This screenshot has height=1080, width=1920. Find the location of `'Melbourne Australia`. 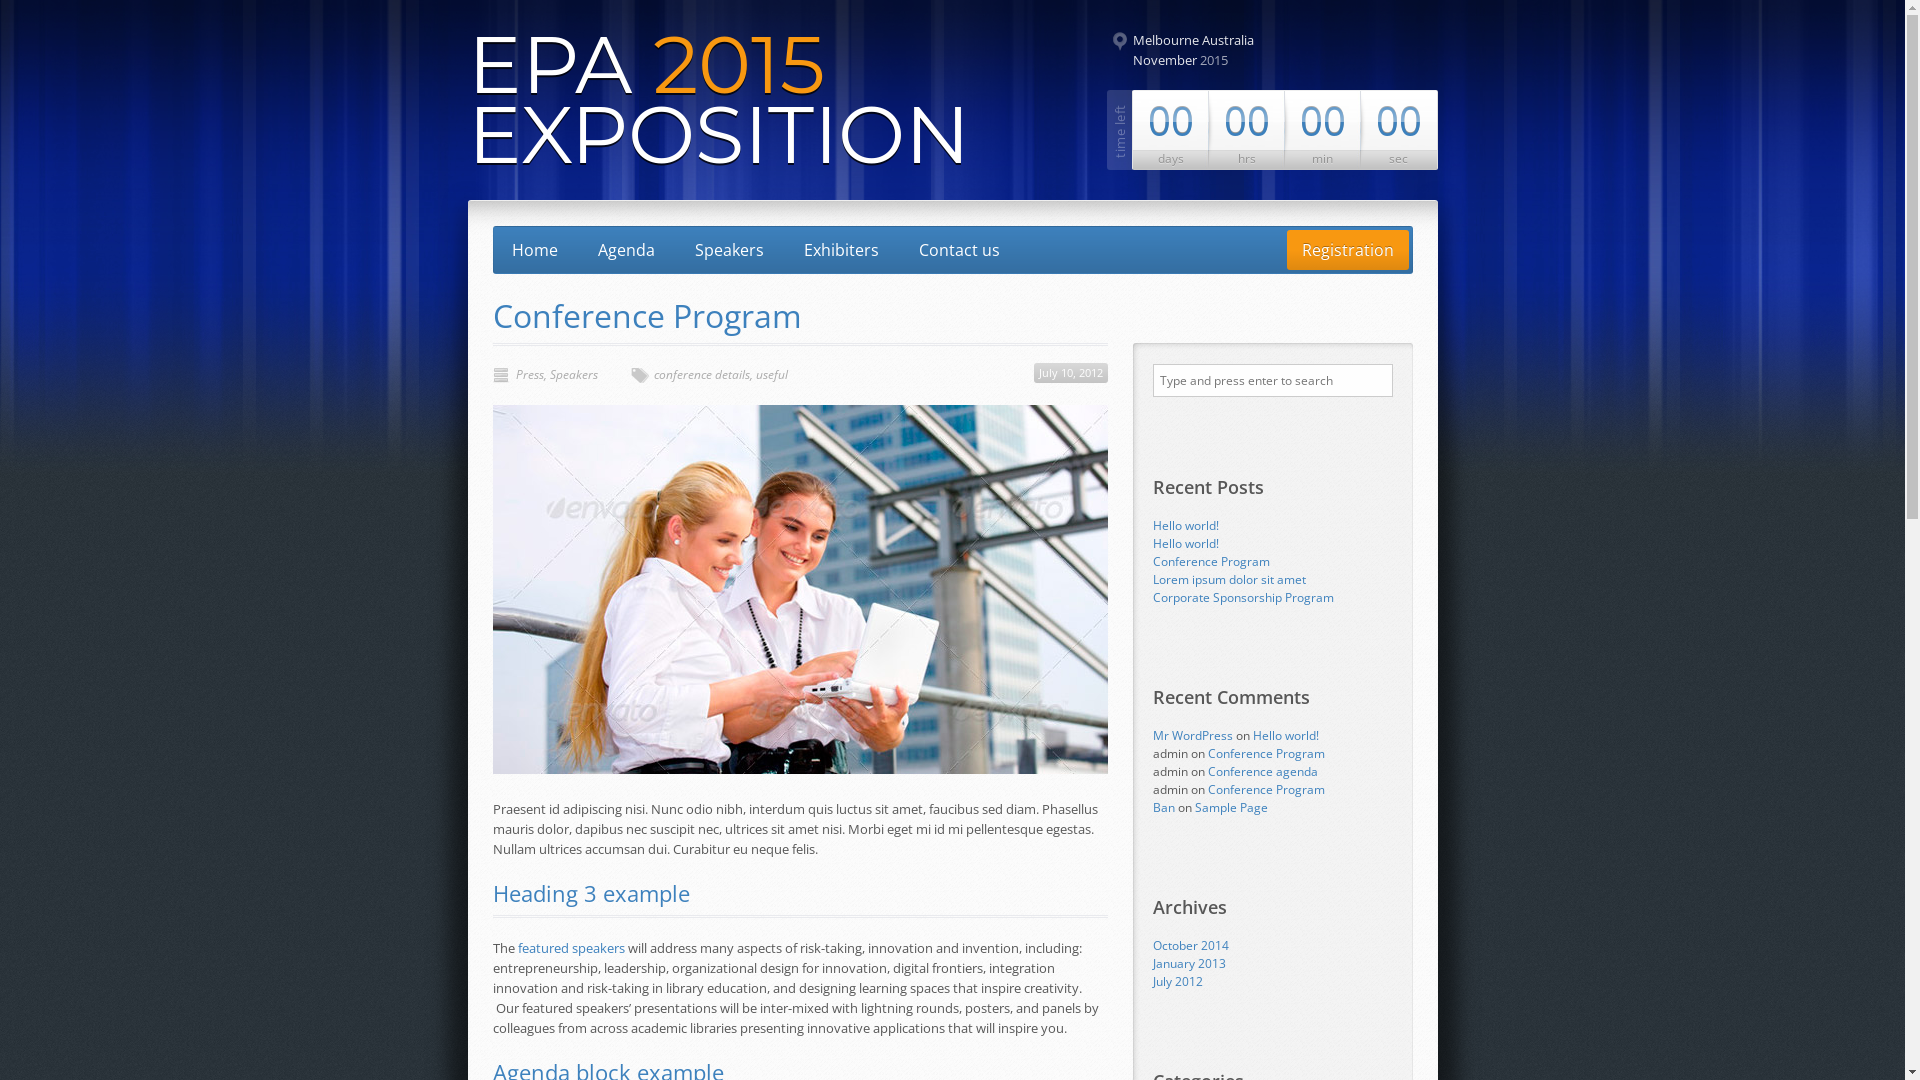

'Melbourne Australia is located at coordinates (1246, 49).